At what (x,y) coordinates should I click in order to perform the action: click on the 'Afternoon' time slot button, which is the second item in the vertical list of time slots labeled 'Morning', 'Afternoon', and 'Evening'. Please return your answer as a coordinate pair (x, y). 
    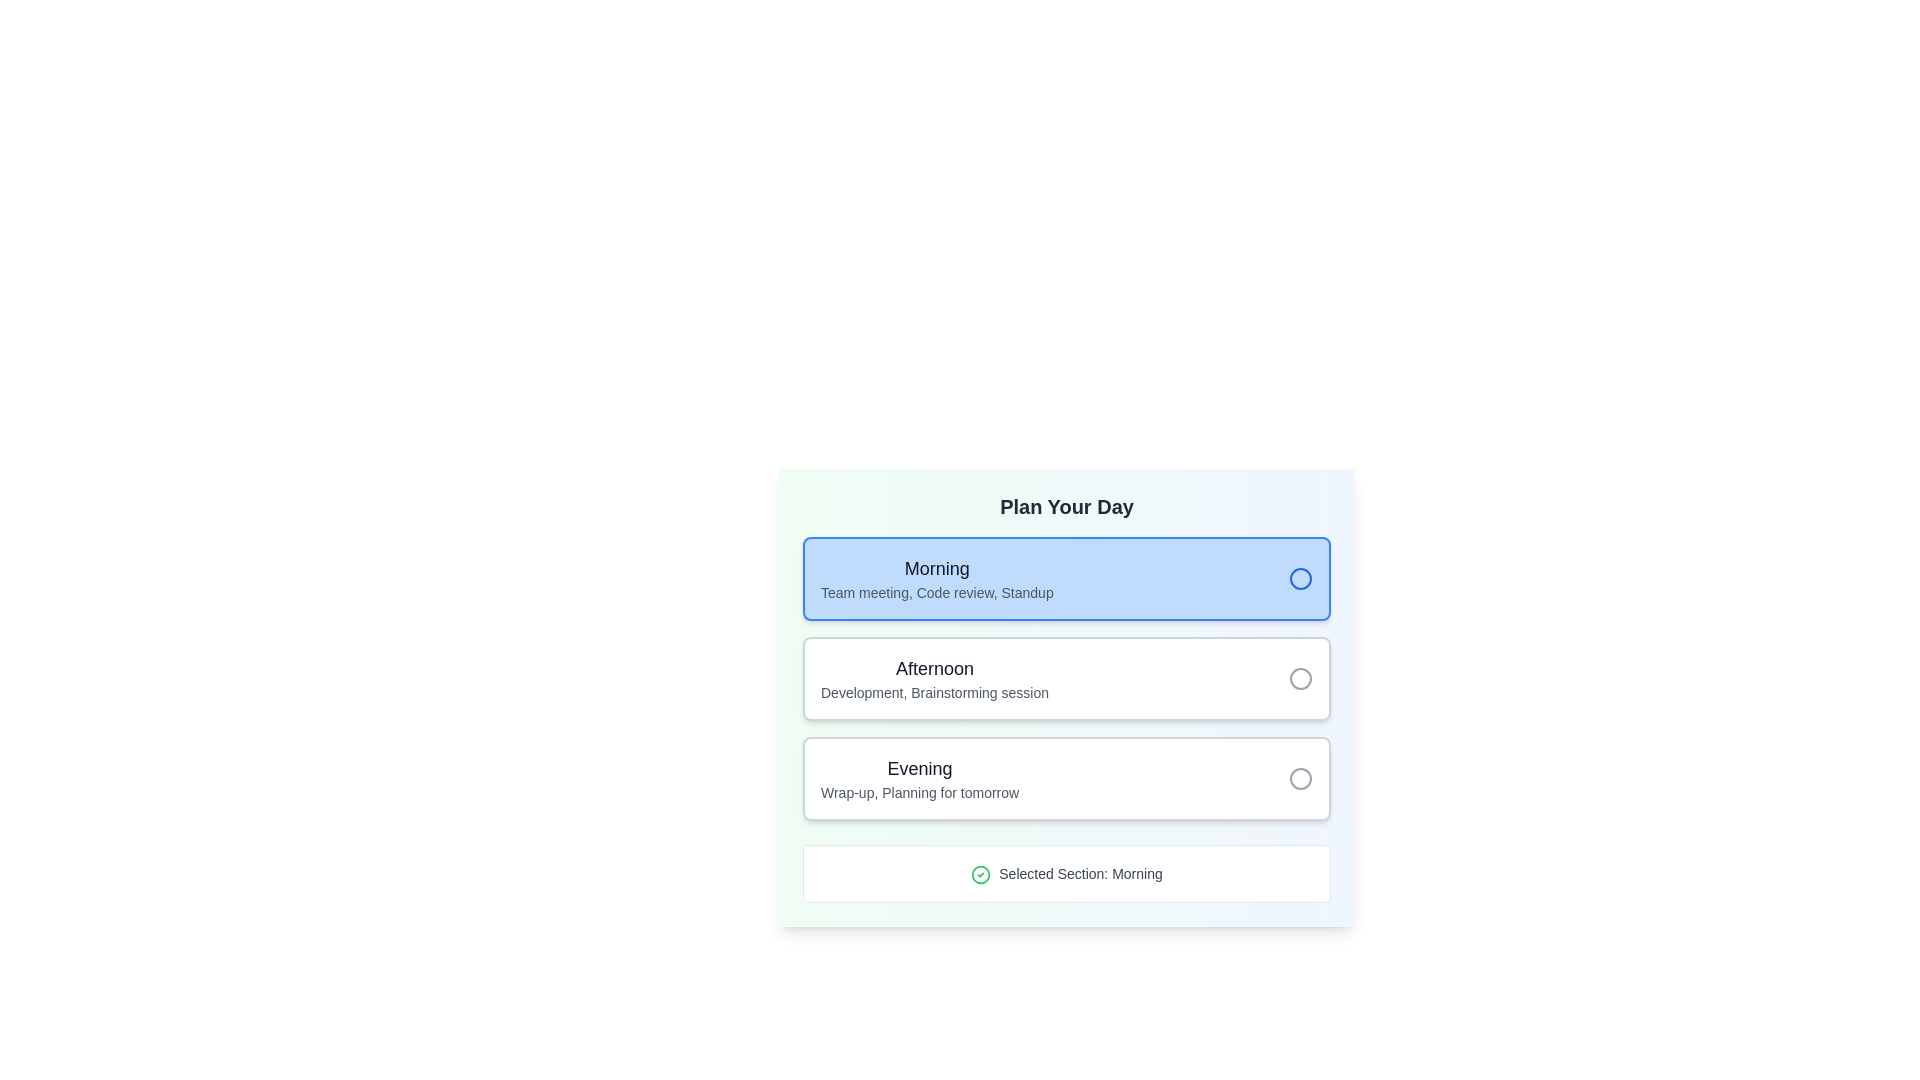
    Looking at the image, I should click on (1065, 677).